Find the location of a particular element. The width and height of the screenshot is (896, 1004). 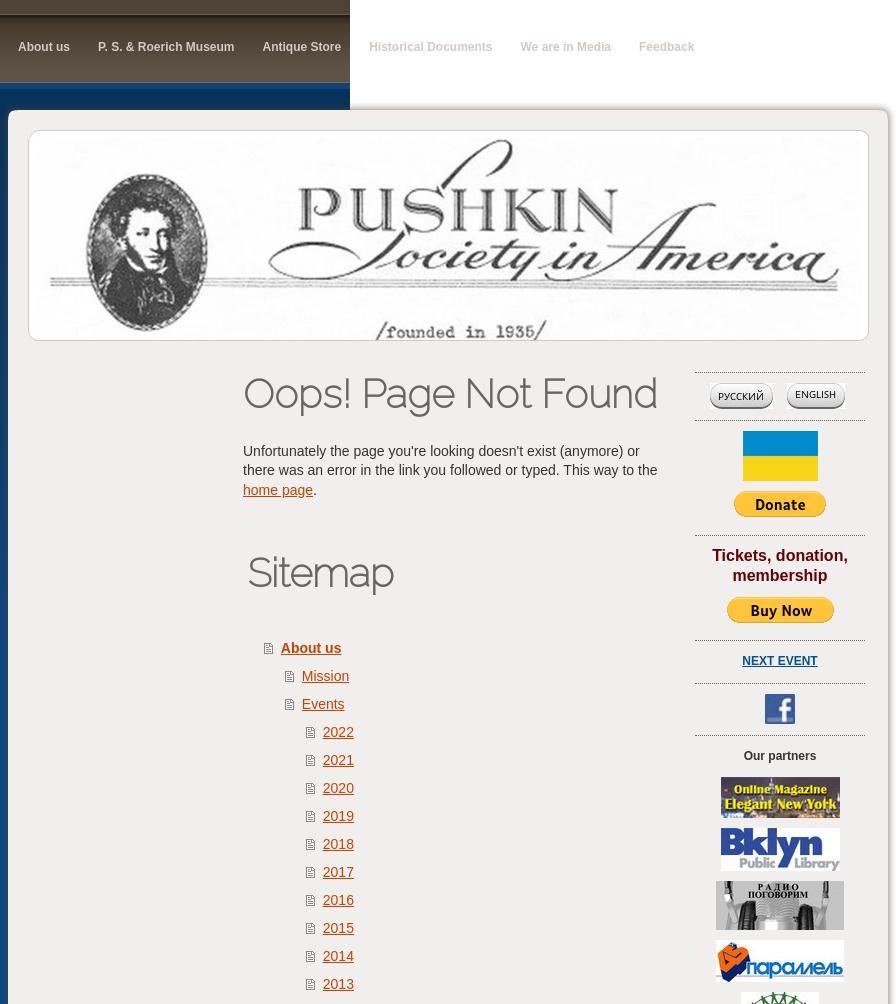

'2016' is located at coordinates (337, 897).